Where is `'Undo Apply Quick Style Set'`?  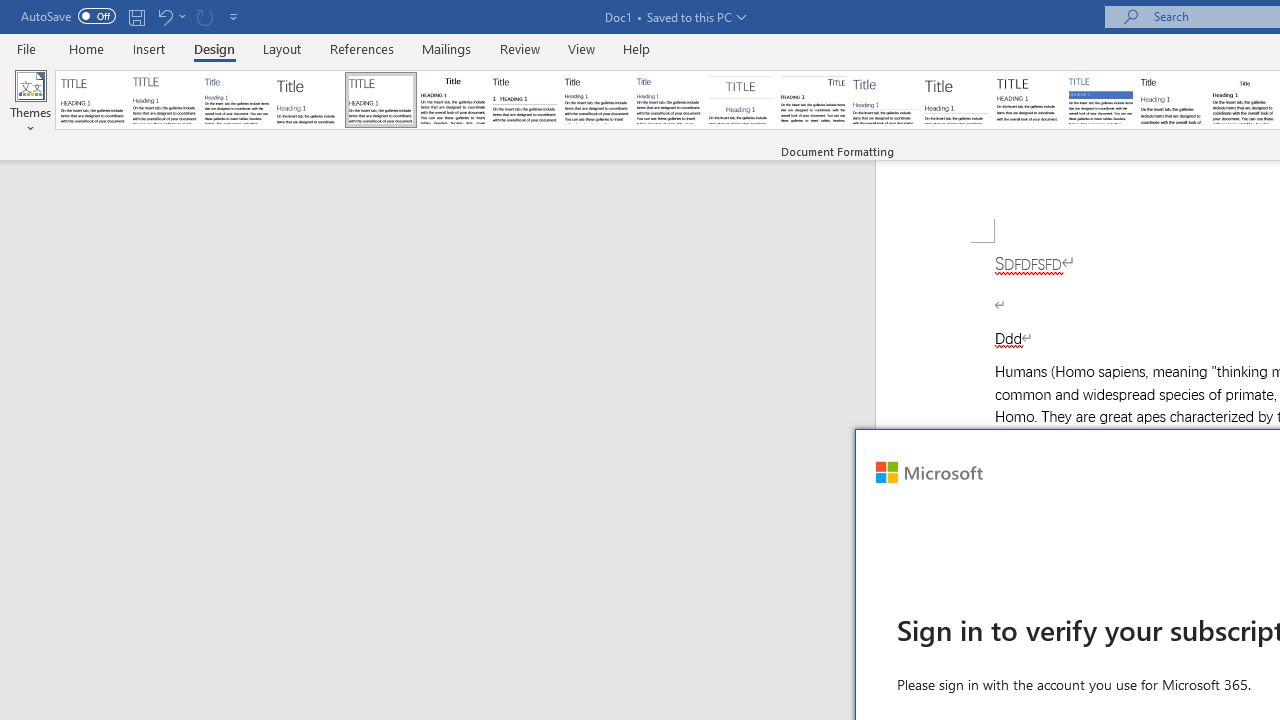
'Undo Apply Quick Style Set' is located at coordinates (164, 16).